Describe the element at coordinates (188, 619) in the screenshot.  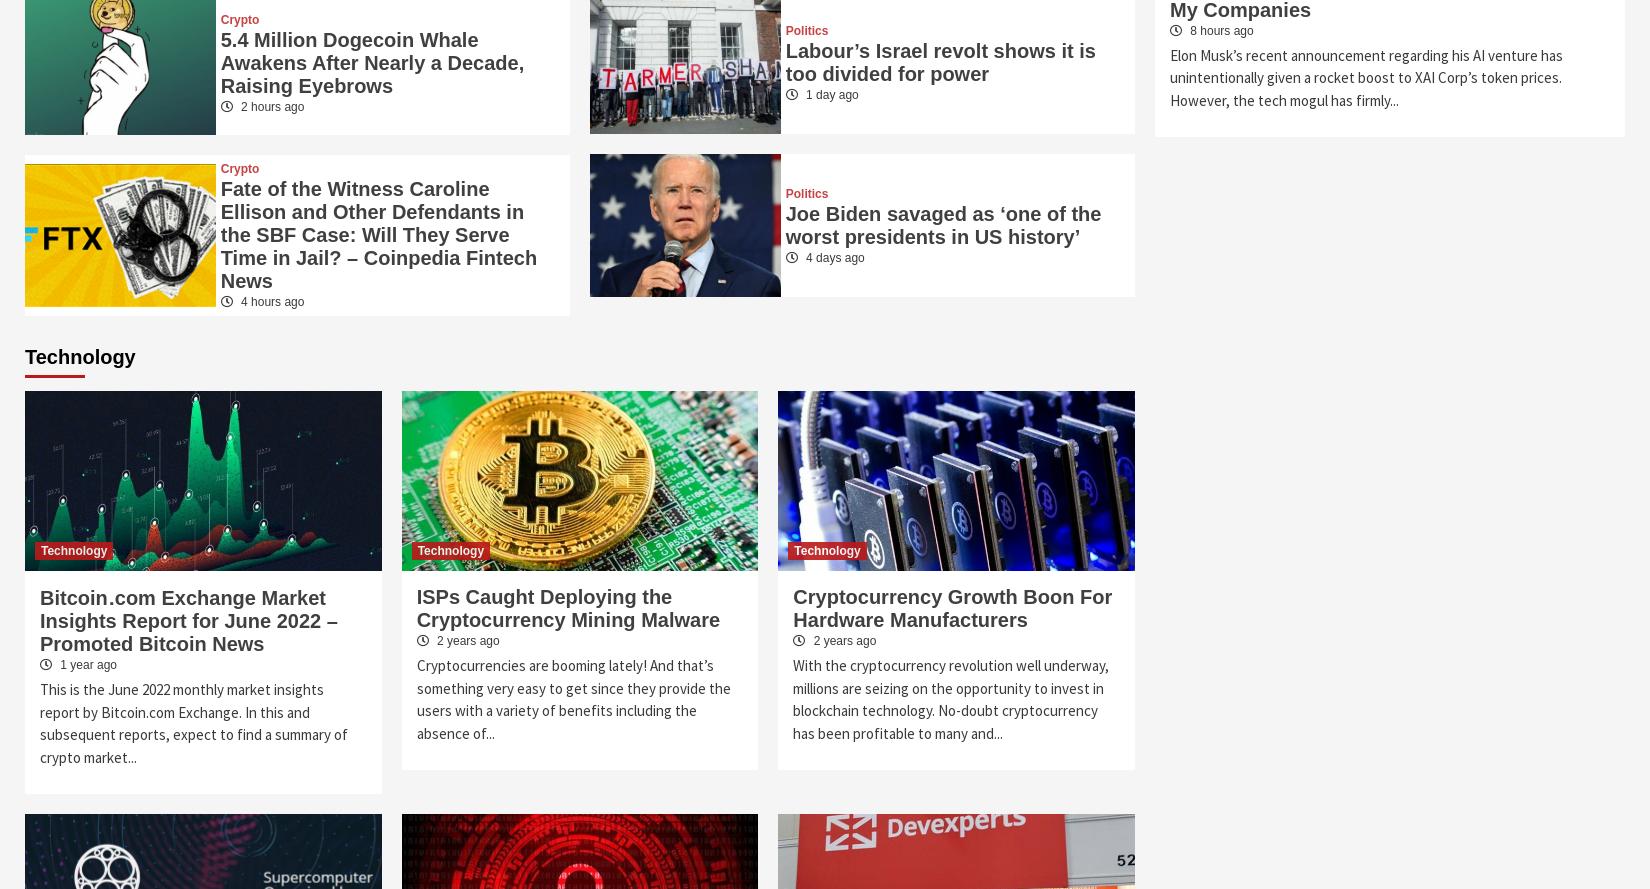
I see `'Bitcoin․com Exchange Market Insights Report for June 2022 – Promoted Bitcoin News'` at that location.